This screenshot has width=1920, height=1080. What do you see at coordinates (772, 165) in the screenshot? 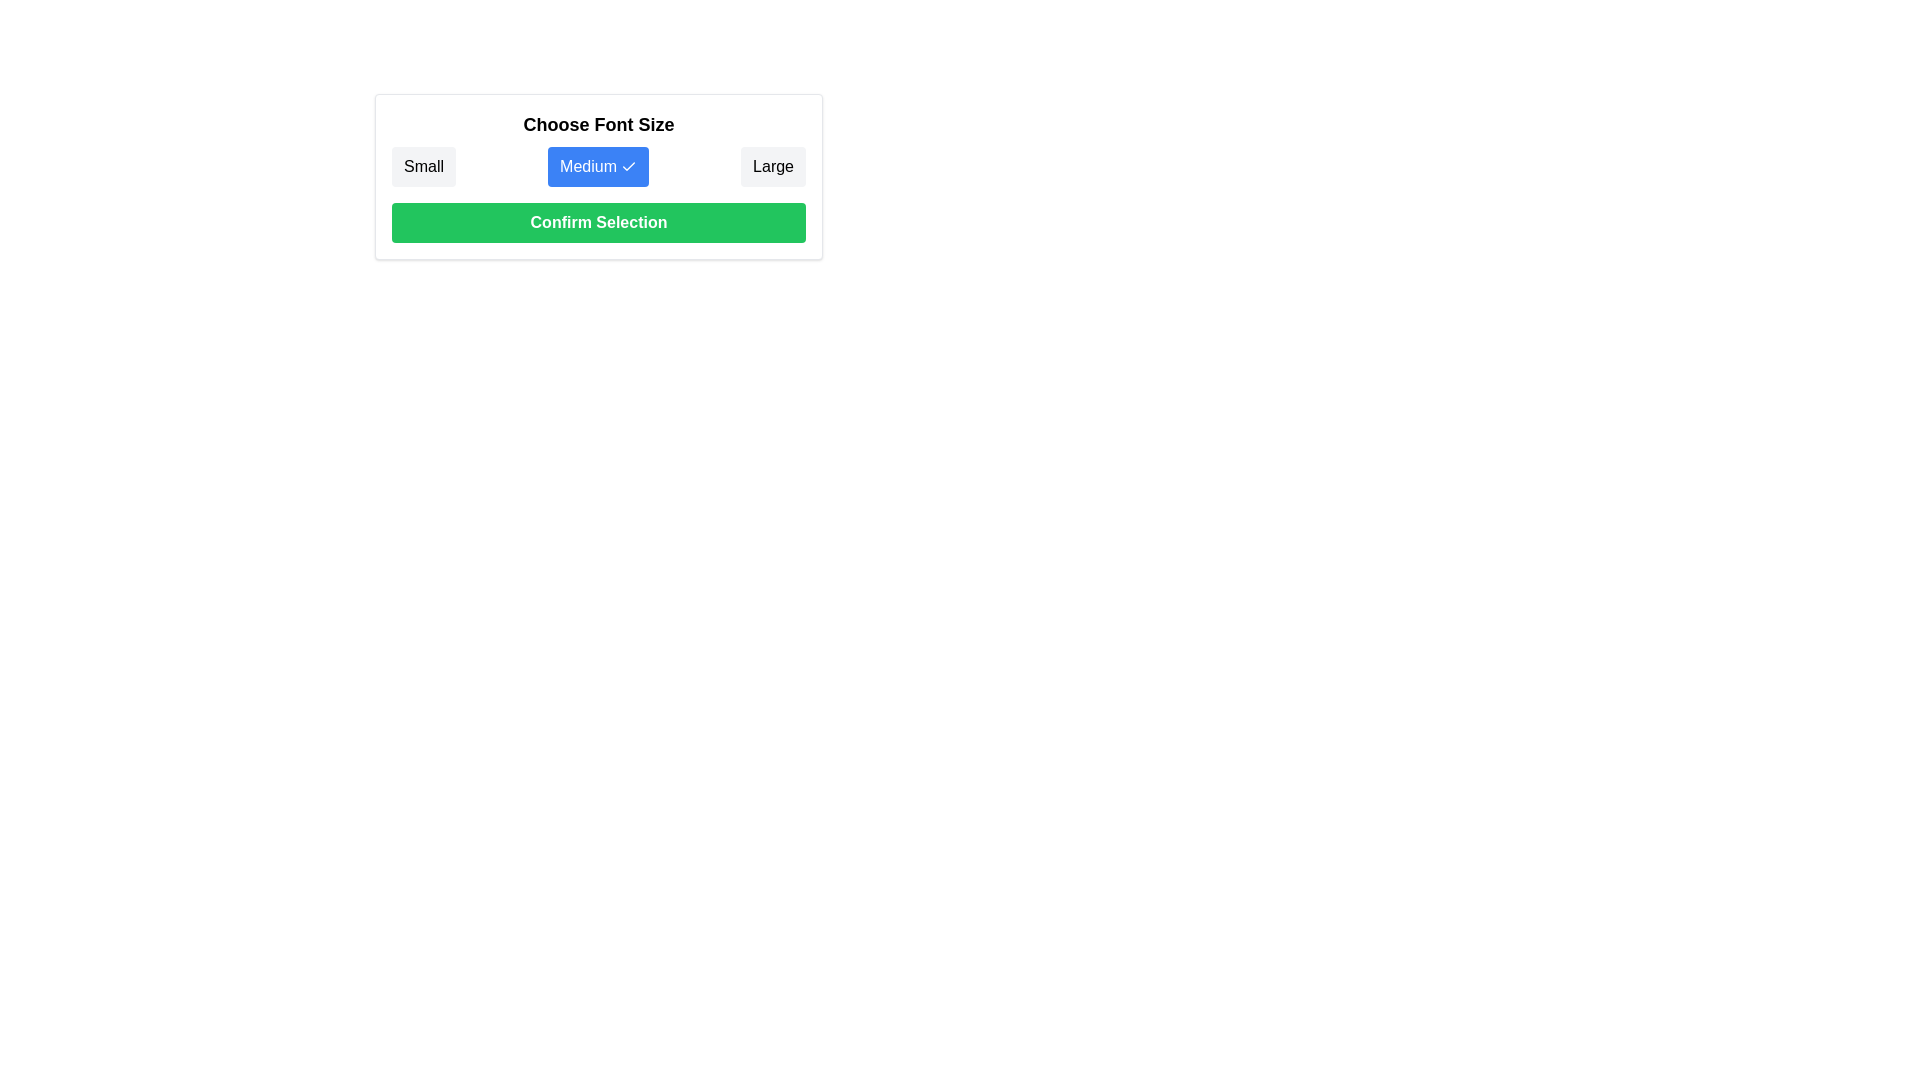
I see `the rectangular text button labeled 'Large' with a light gray background` at bounding box center [772, 165].